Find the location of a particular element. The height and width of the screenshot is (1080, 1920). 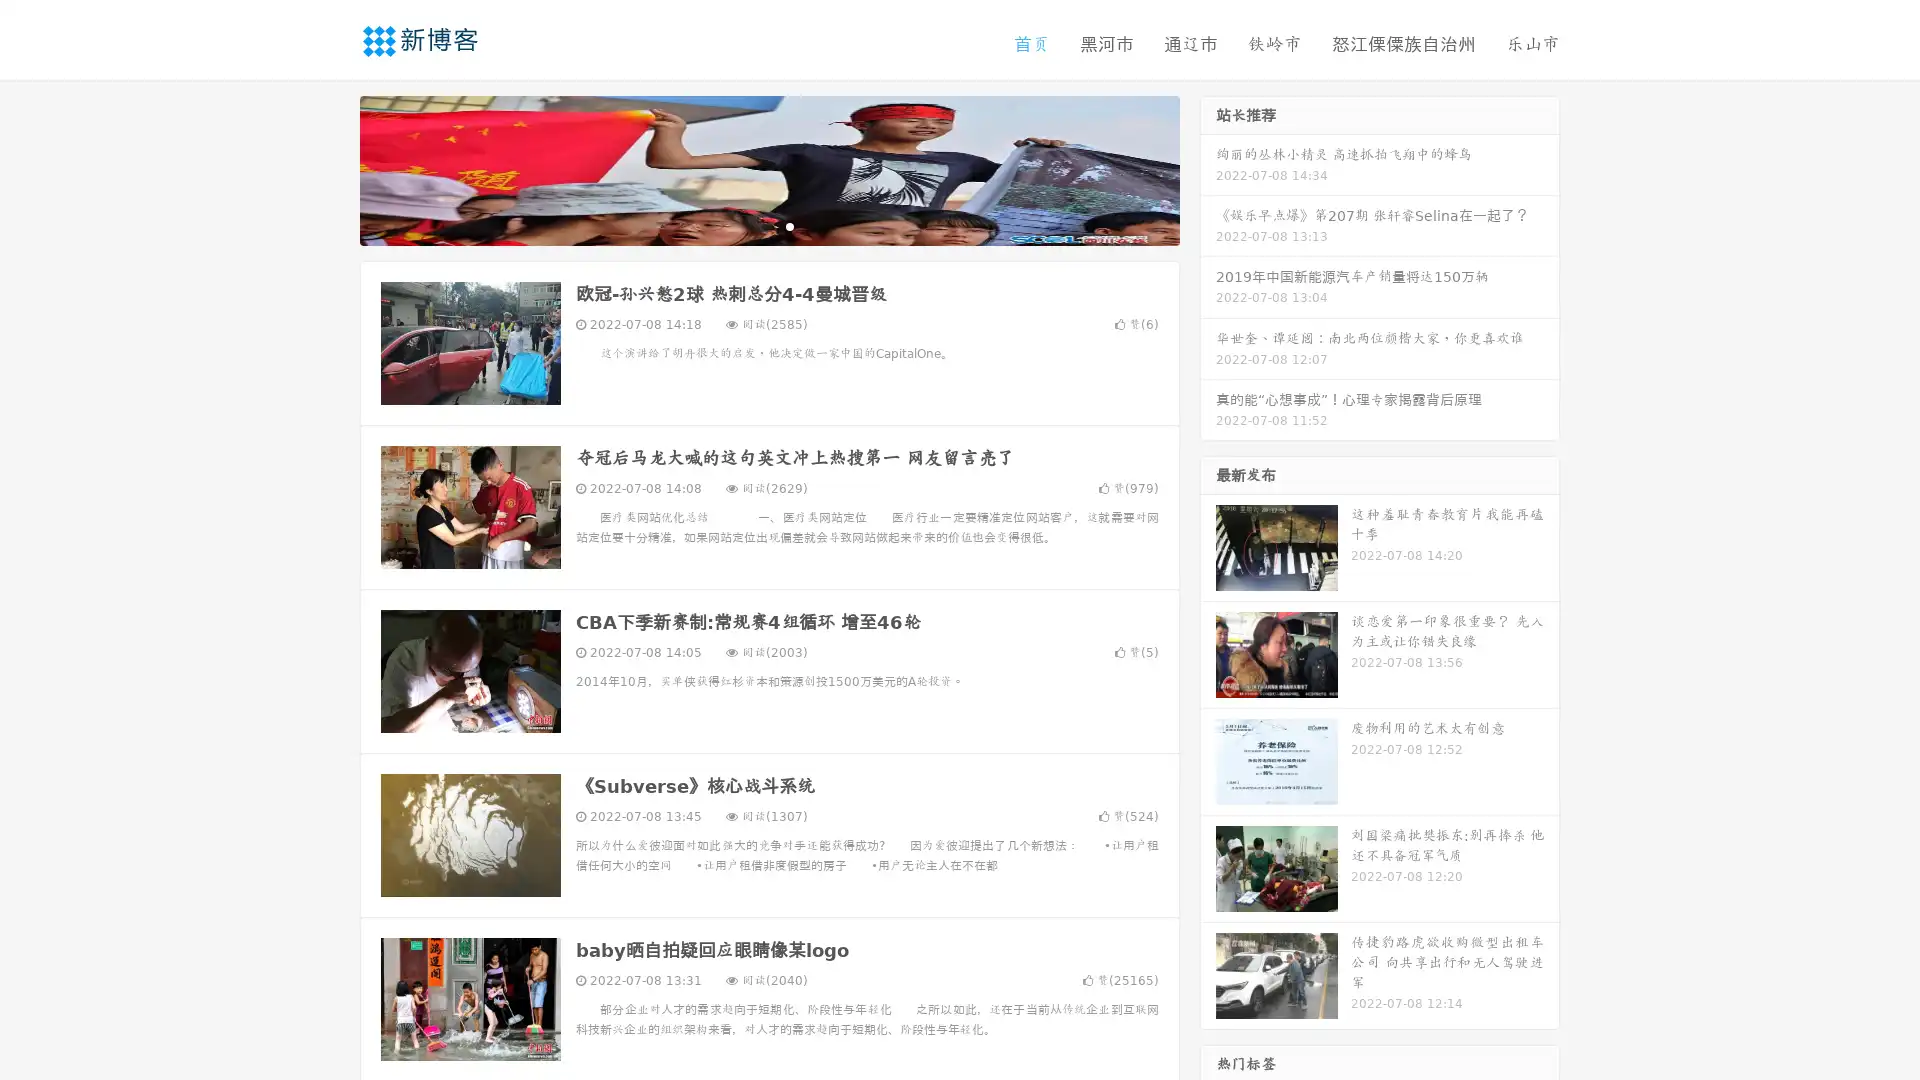

Previous slide is located at coordinates (330, 168).